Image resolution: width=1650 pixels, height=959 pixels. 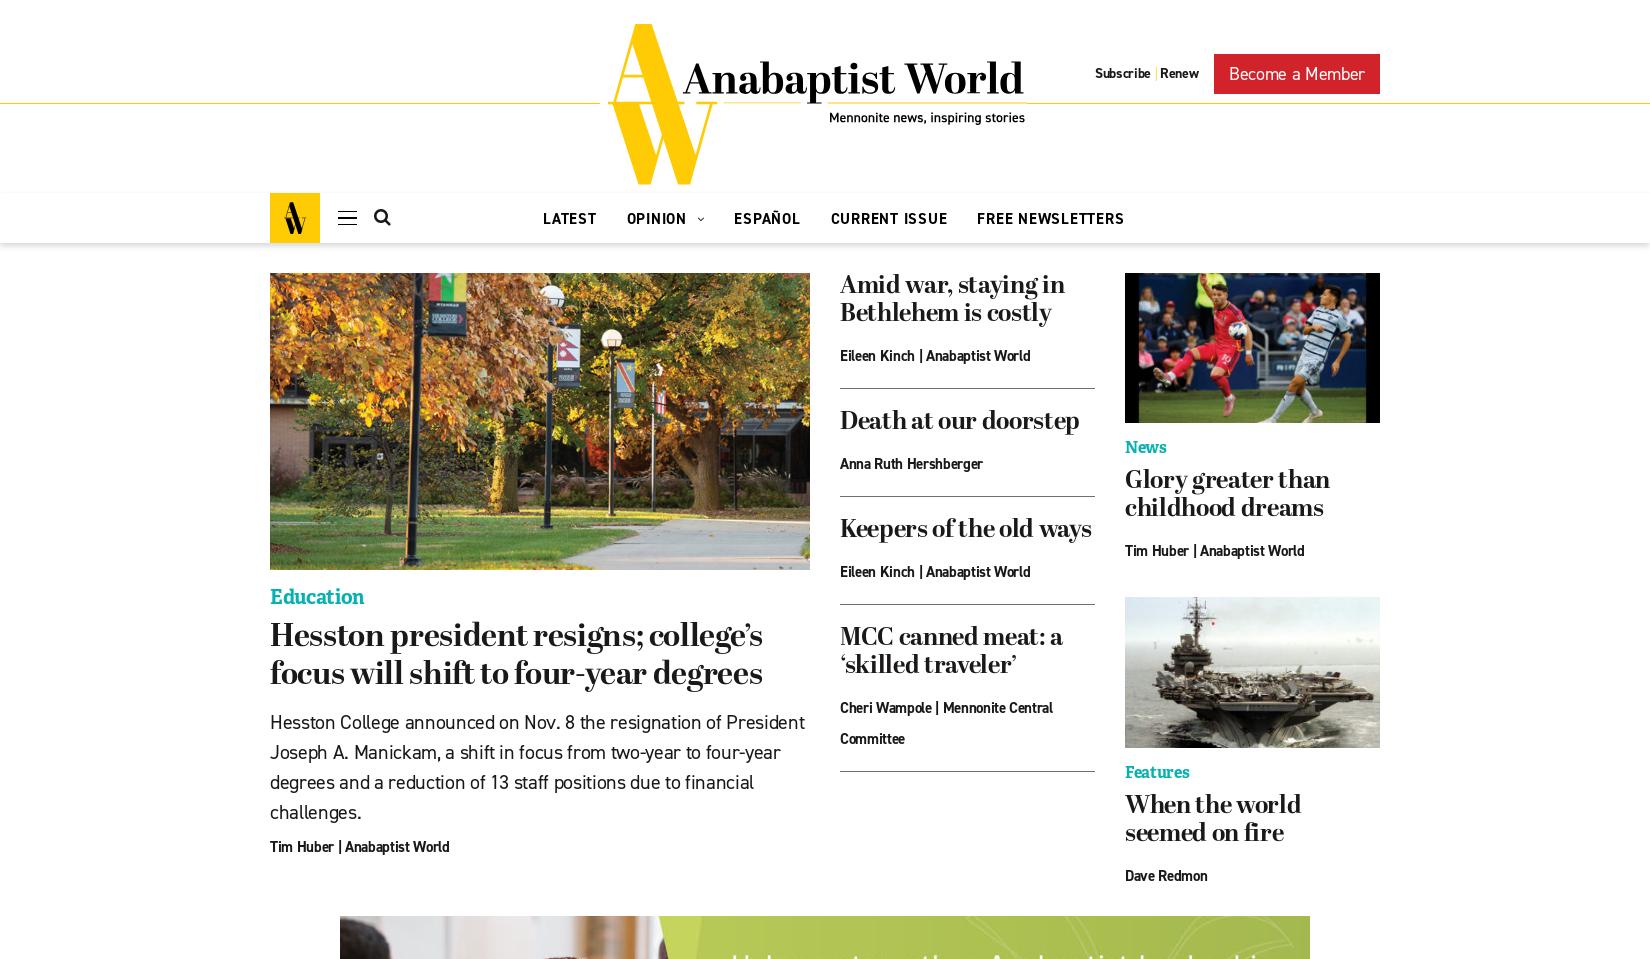 I want to click on 'Hesston College announced on Nov. 8 the resignation of President Joseph A. Manickam, a shift in focus from two-year to four-year degrees and a reduction of 13 staff positions due to financial challenges.', so click(x=536, y=767).